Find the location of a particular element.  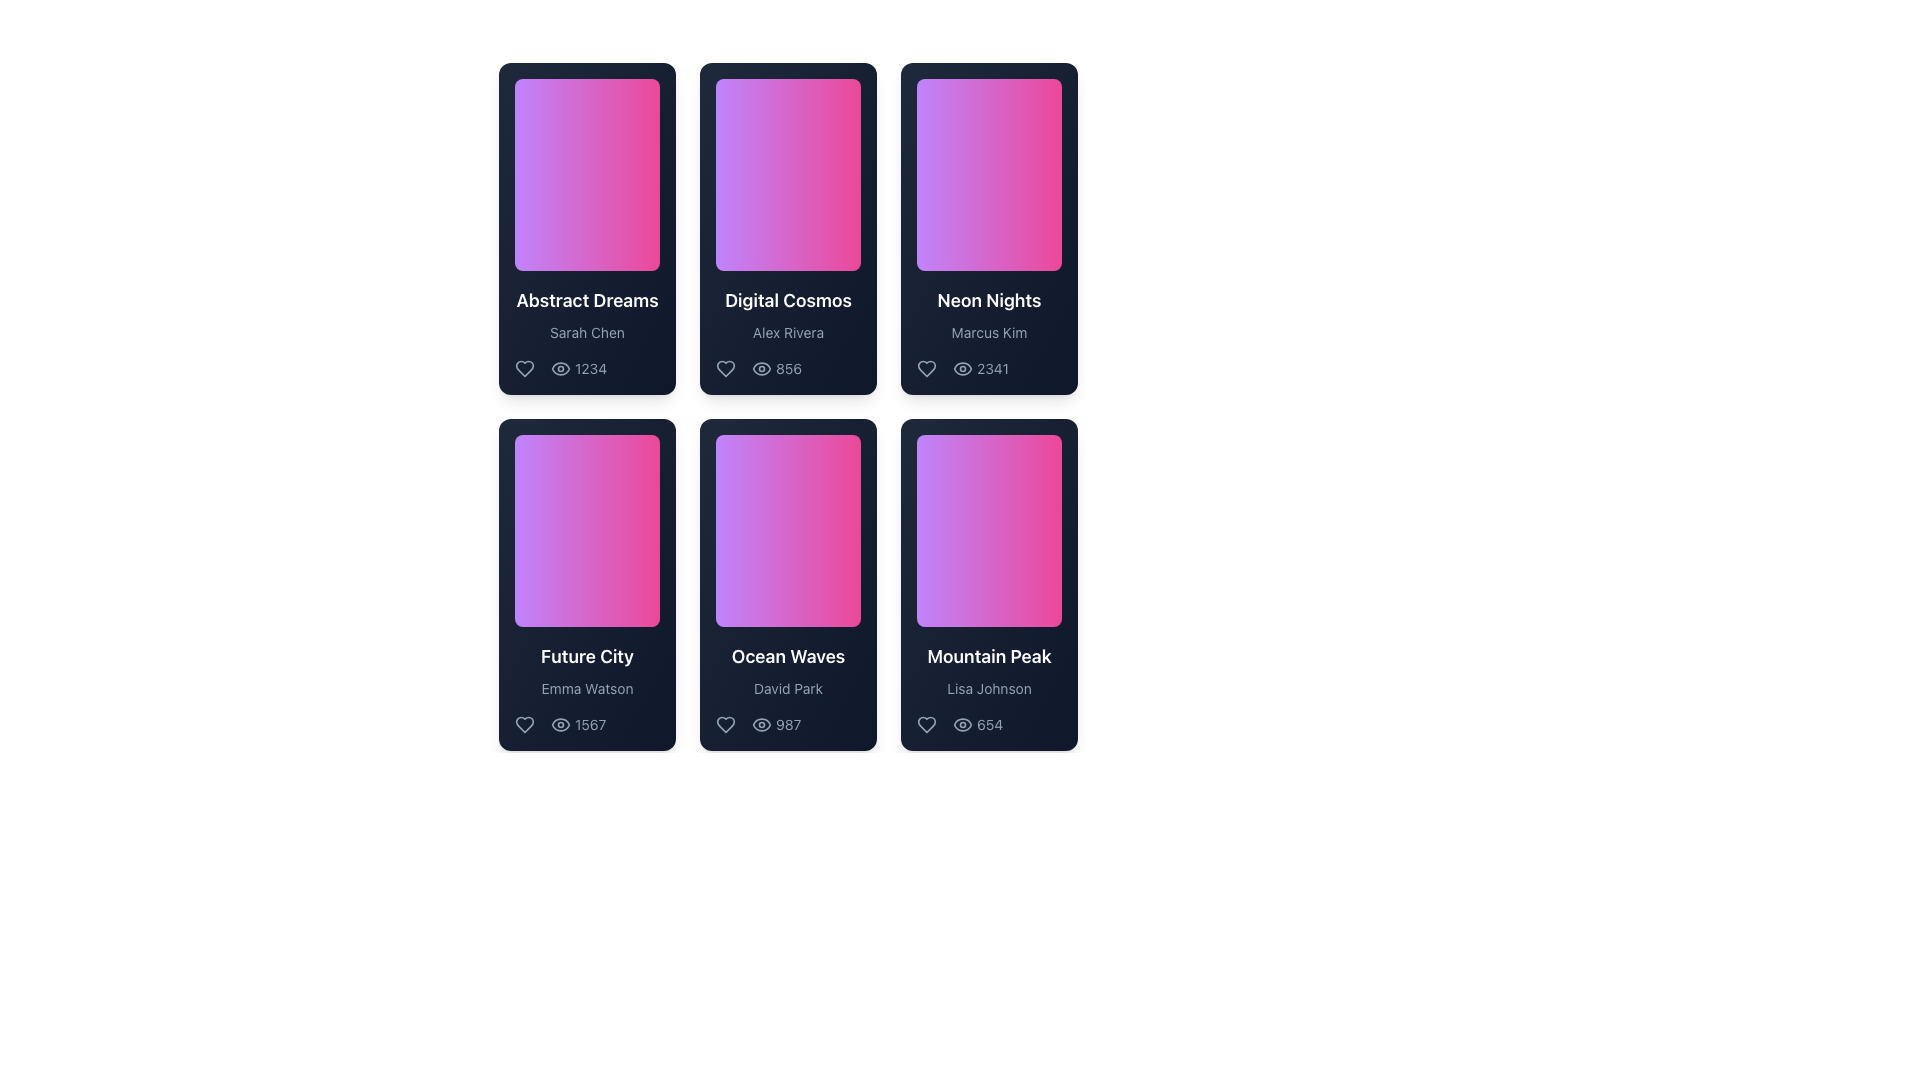

the views icon for the 'Digital Cosmos' card, located in the central column, second row, beneath the card title is located at coordinates (776, 369).